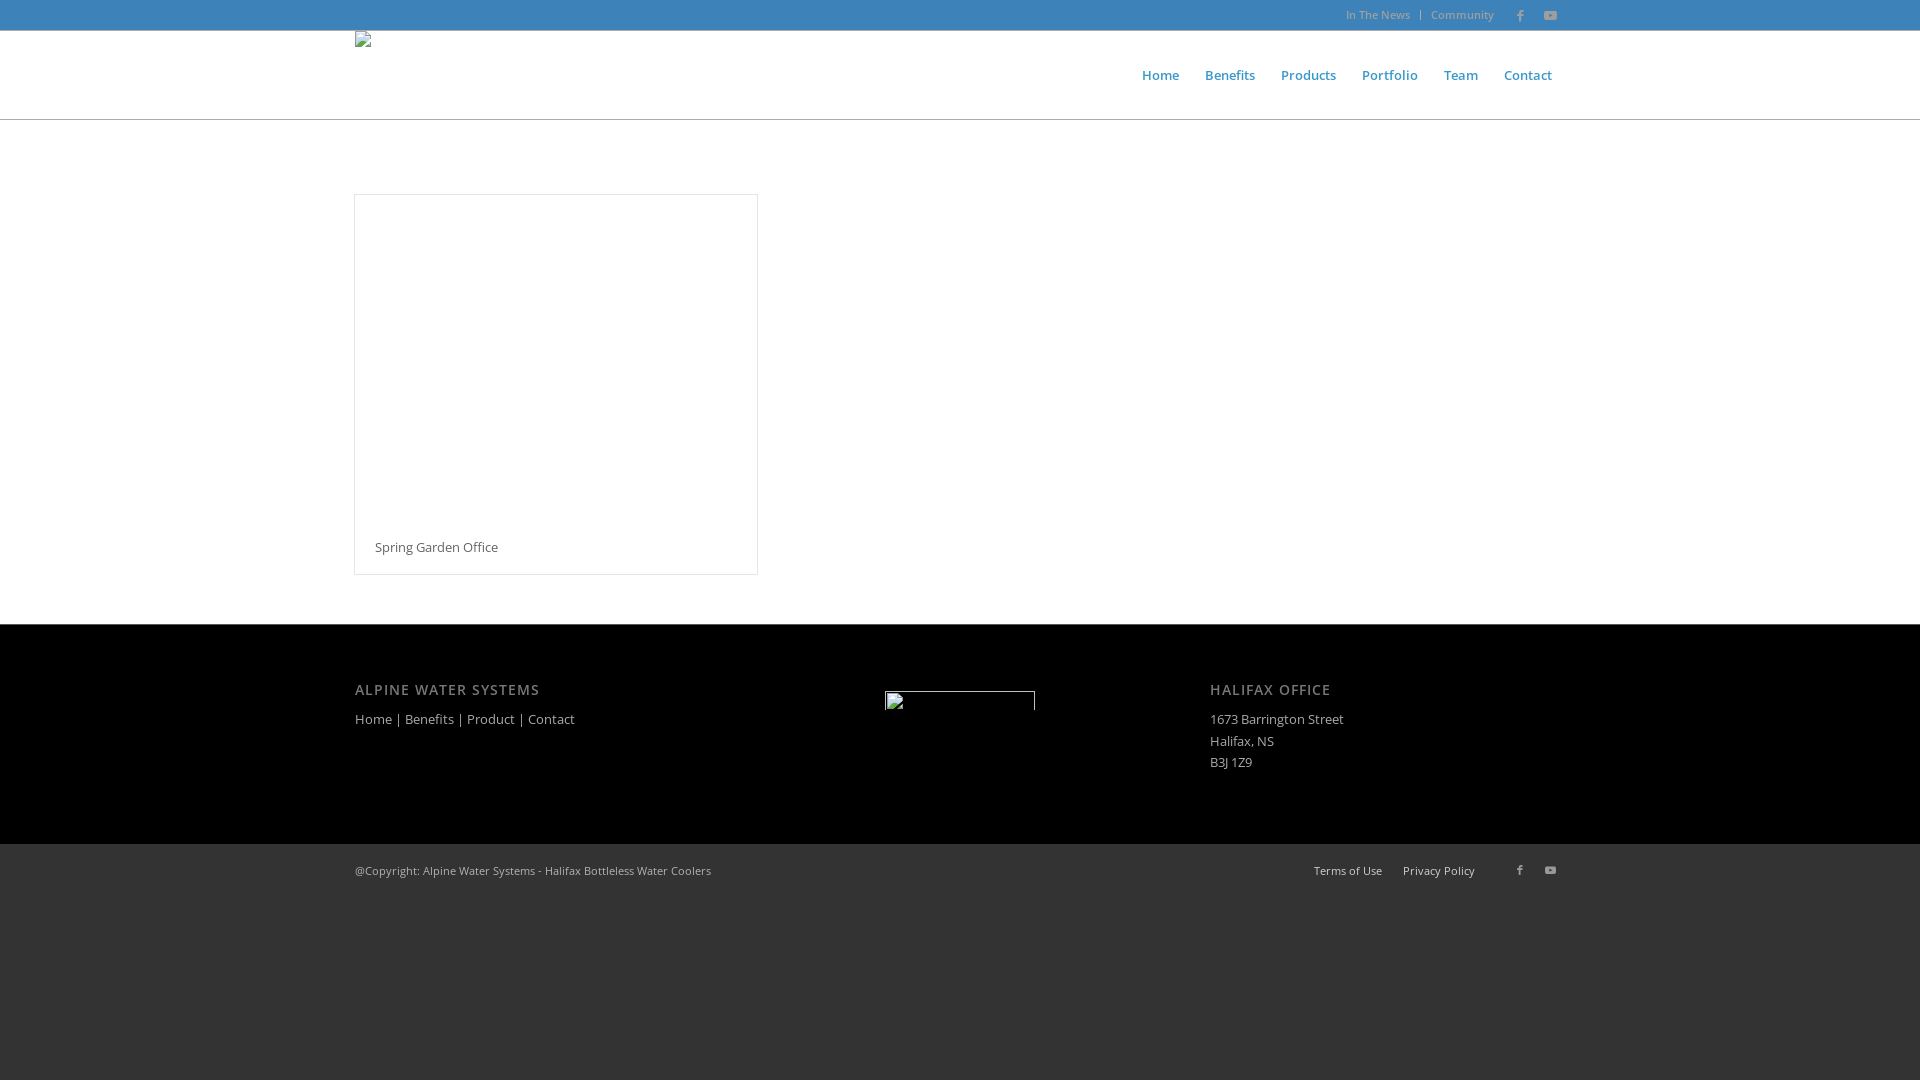 This screenshot has width=1920, height=1080. I want to click on 'Facebook', so click(1520, 869).